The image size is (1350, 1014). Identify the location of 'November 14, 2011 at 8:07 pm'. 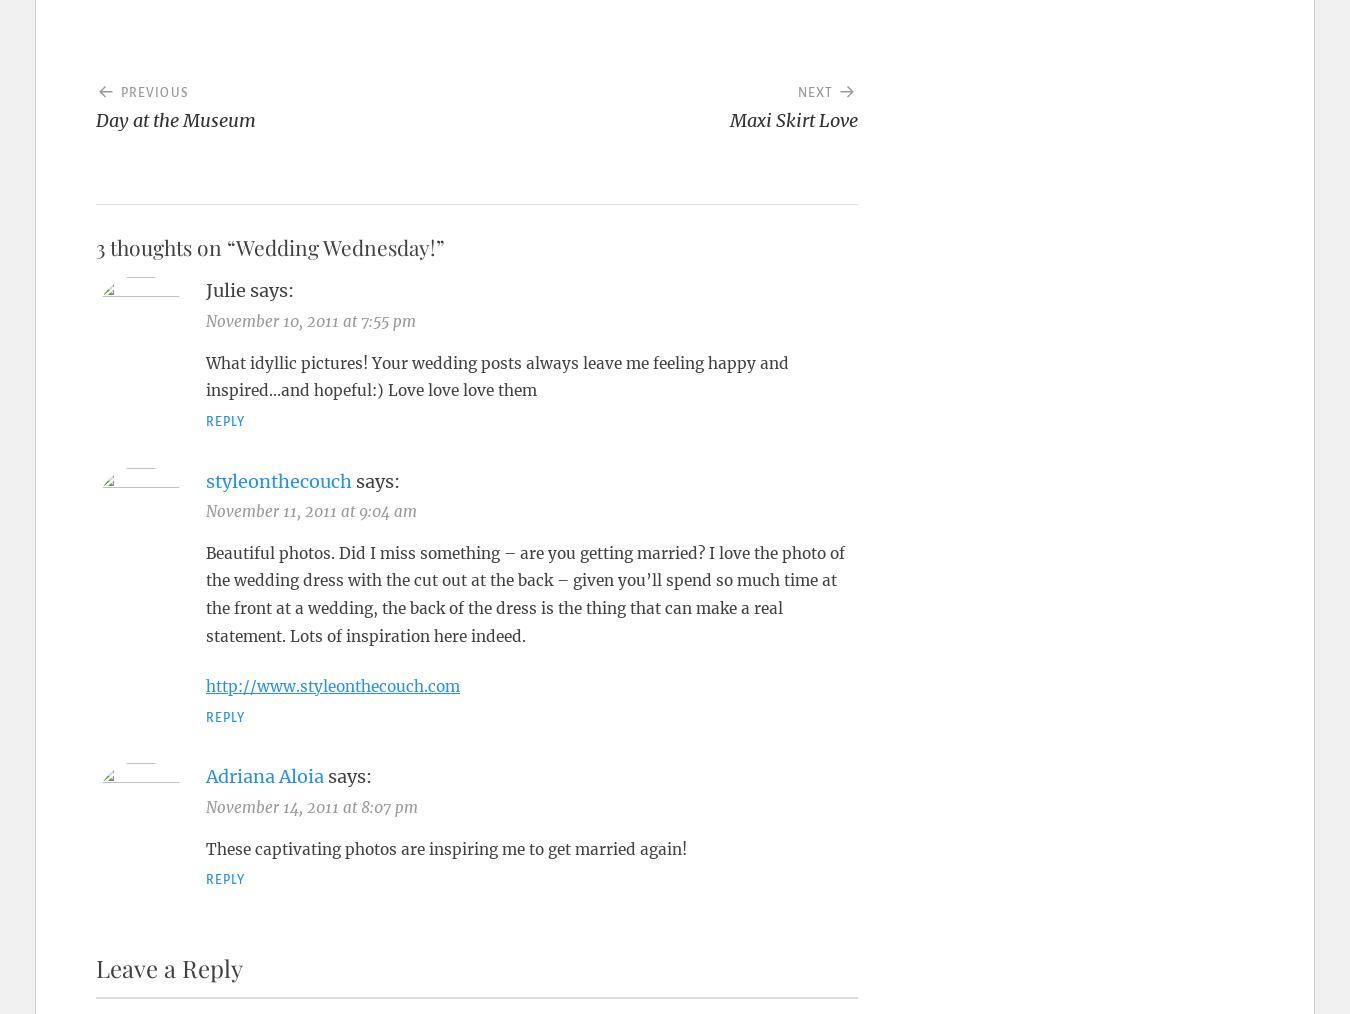
(310, 806).